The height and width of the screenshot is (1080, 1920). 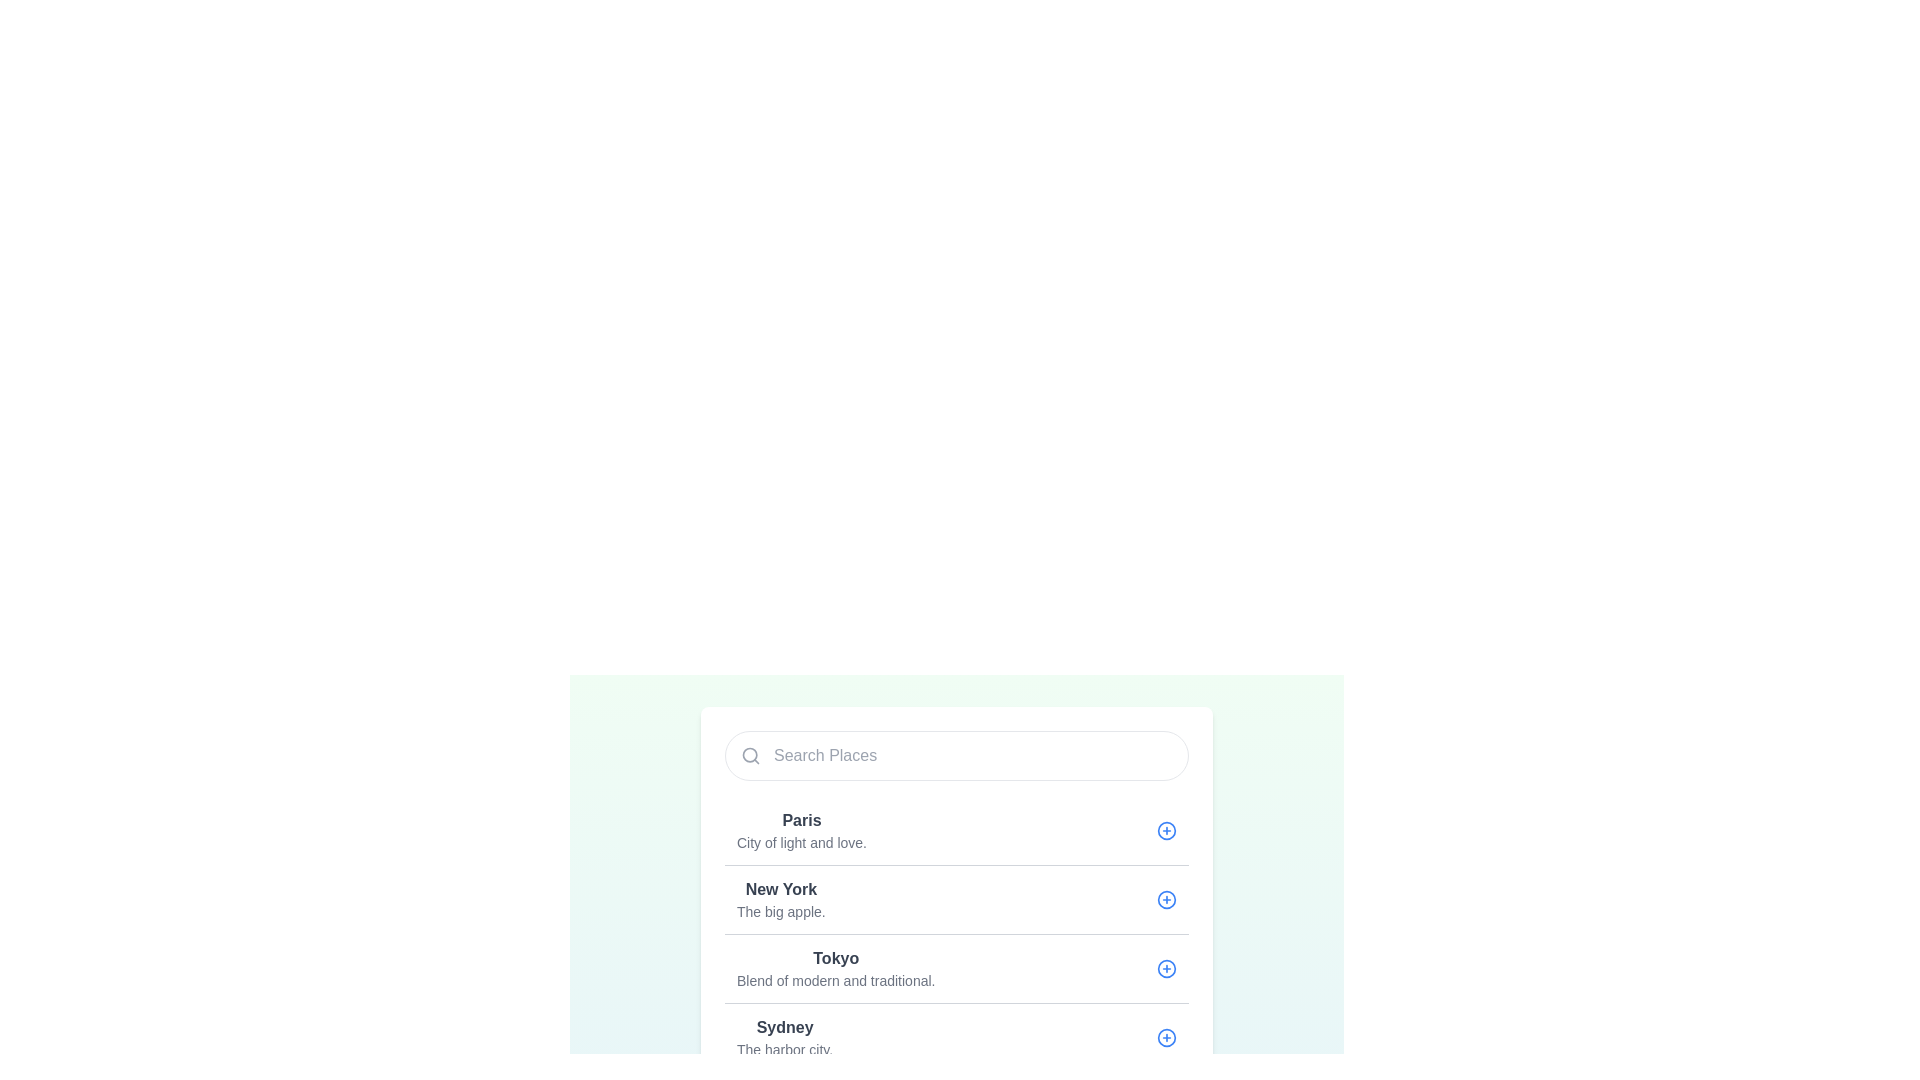 I want to click on the static text label reading 'City of light and love.' which is positioned below the bold 'Paris' label in a card interface, so click(x=801, y=843).